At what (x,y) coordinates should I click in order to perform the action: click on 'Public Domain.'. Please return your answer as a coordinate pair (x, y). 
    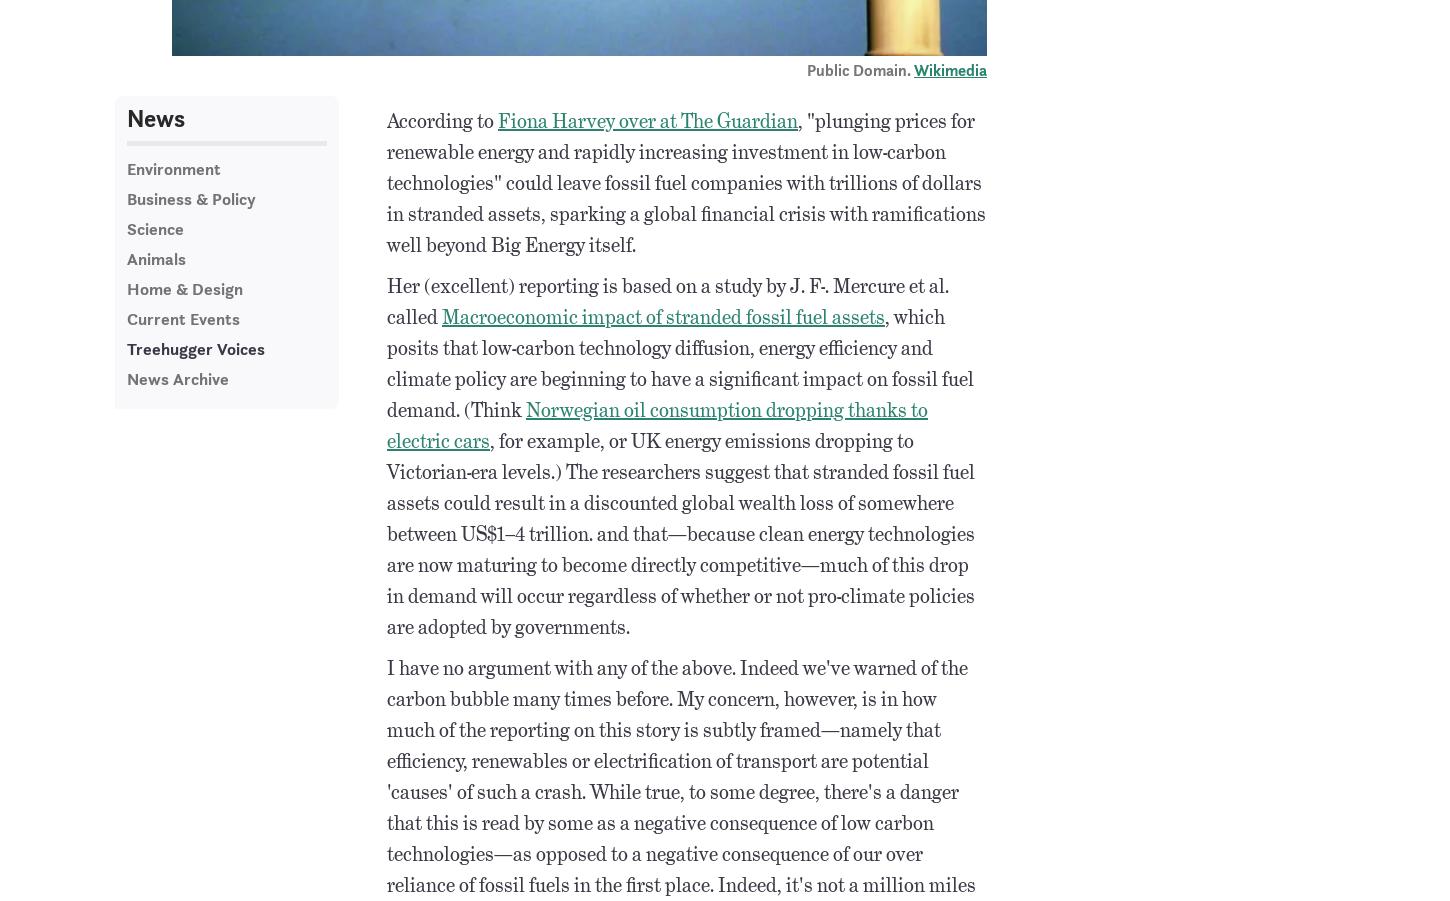
    Looking at the image, I should click on (807, 68).